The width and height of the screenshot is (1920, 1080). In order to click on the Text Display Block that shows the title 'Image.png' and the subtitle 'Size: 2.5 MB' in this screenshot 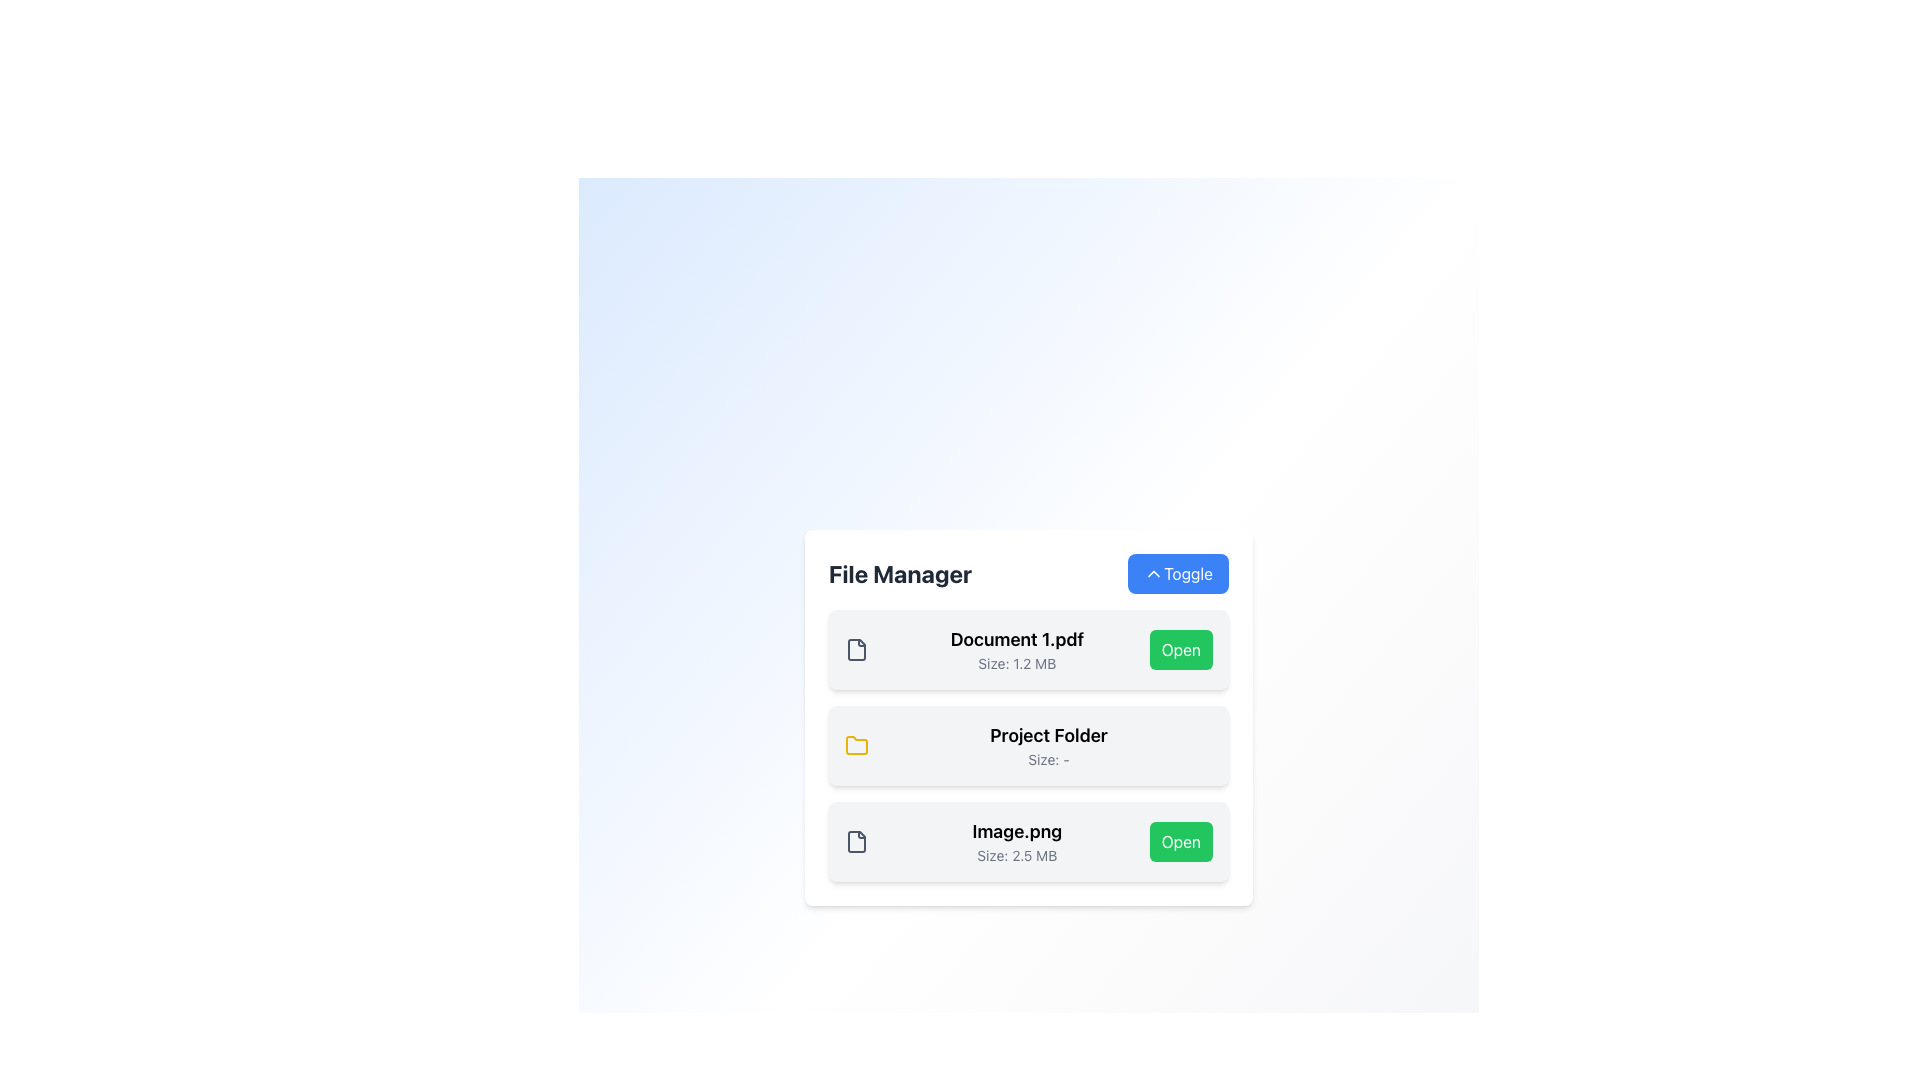, I will do `click(1017, 841)`.